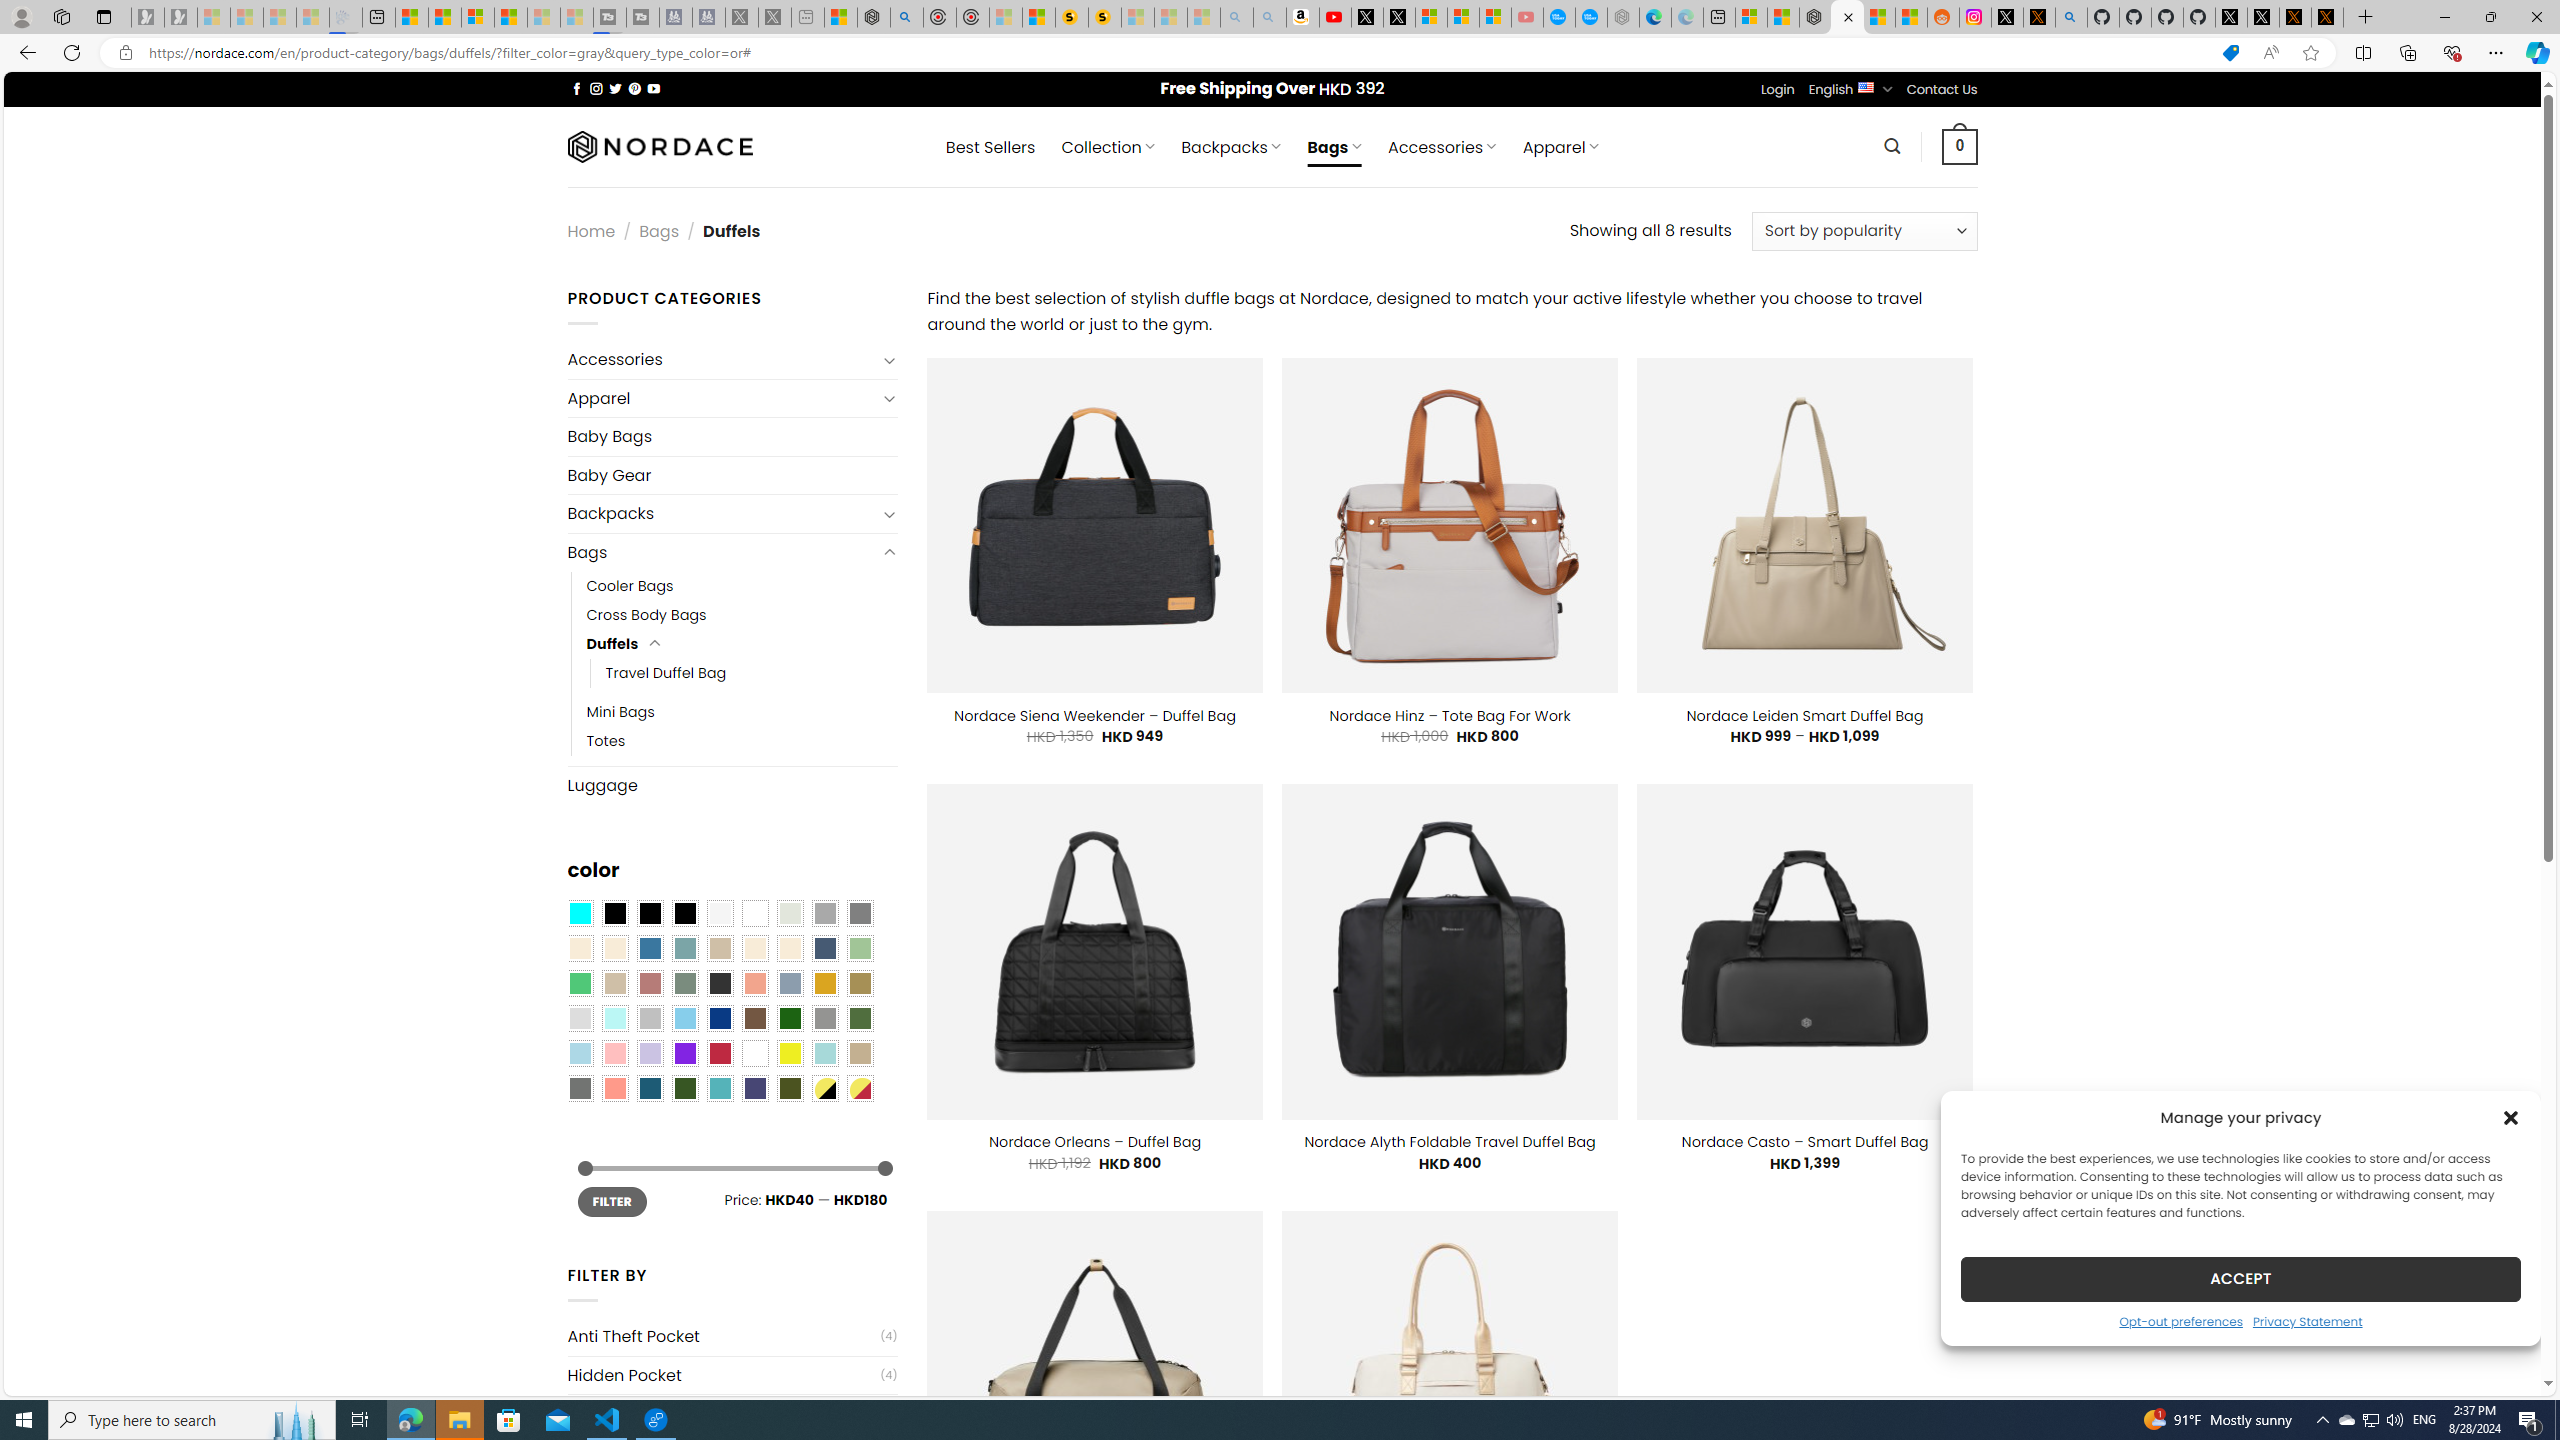 The width and height of the screenshot is (2560, 1440). I want to click on 'Yellow', so click(790, 1053).